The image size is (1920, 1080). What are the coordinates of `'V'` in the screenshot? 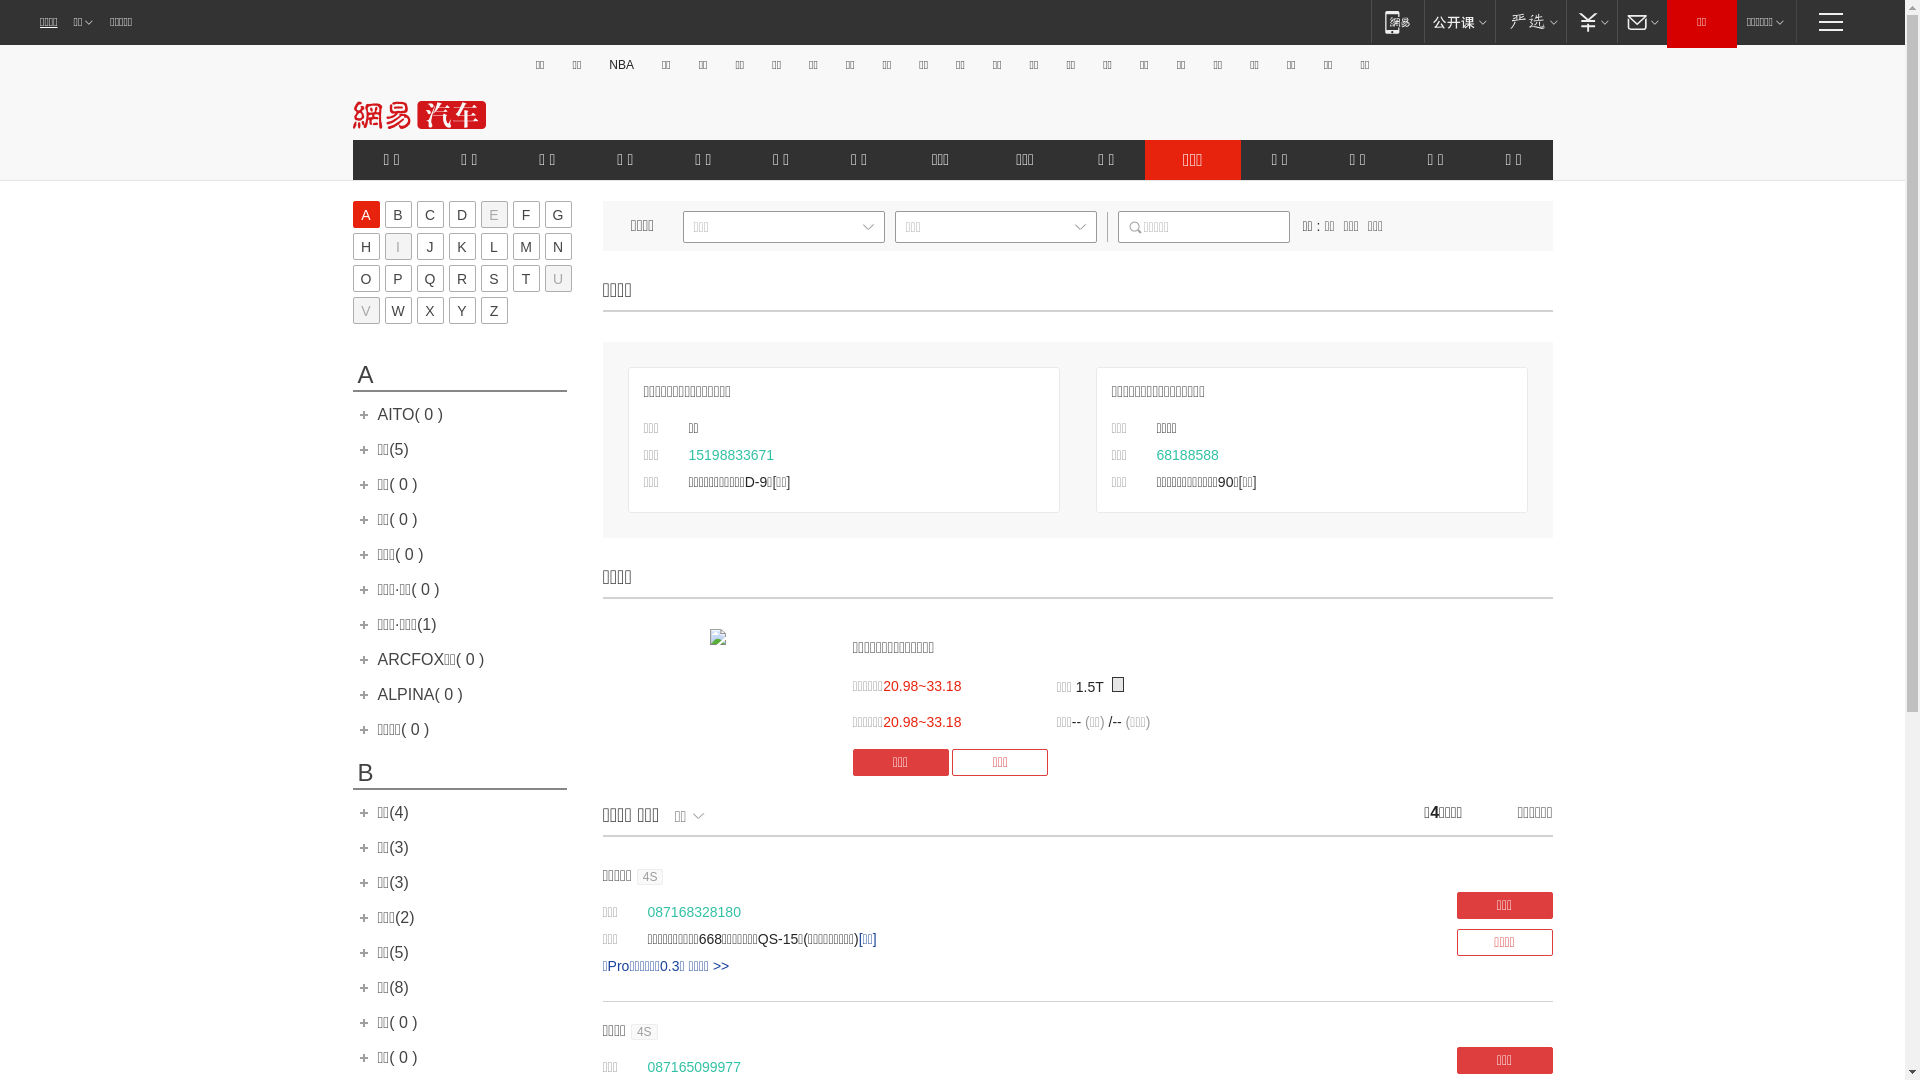 It's located at (365, 310).